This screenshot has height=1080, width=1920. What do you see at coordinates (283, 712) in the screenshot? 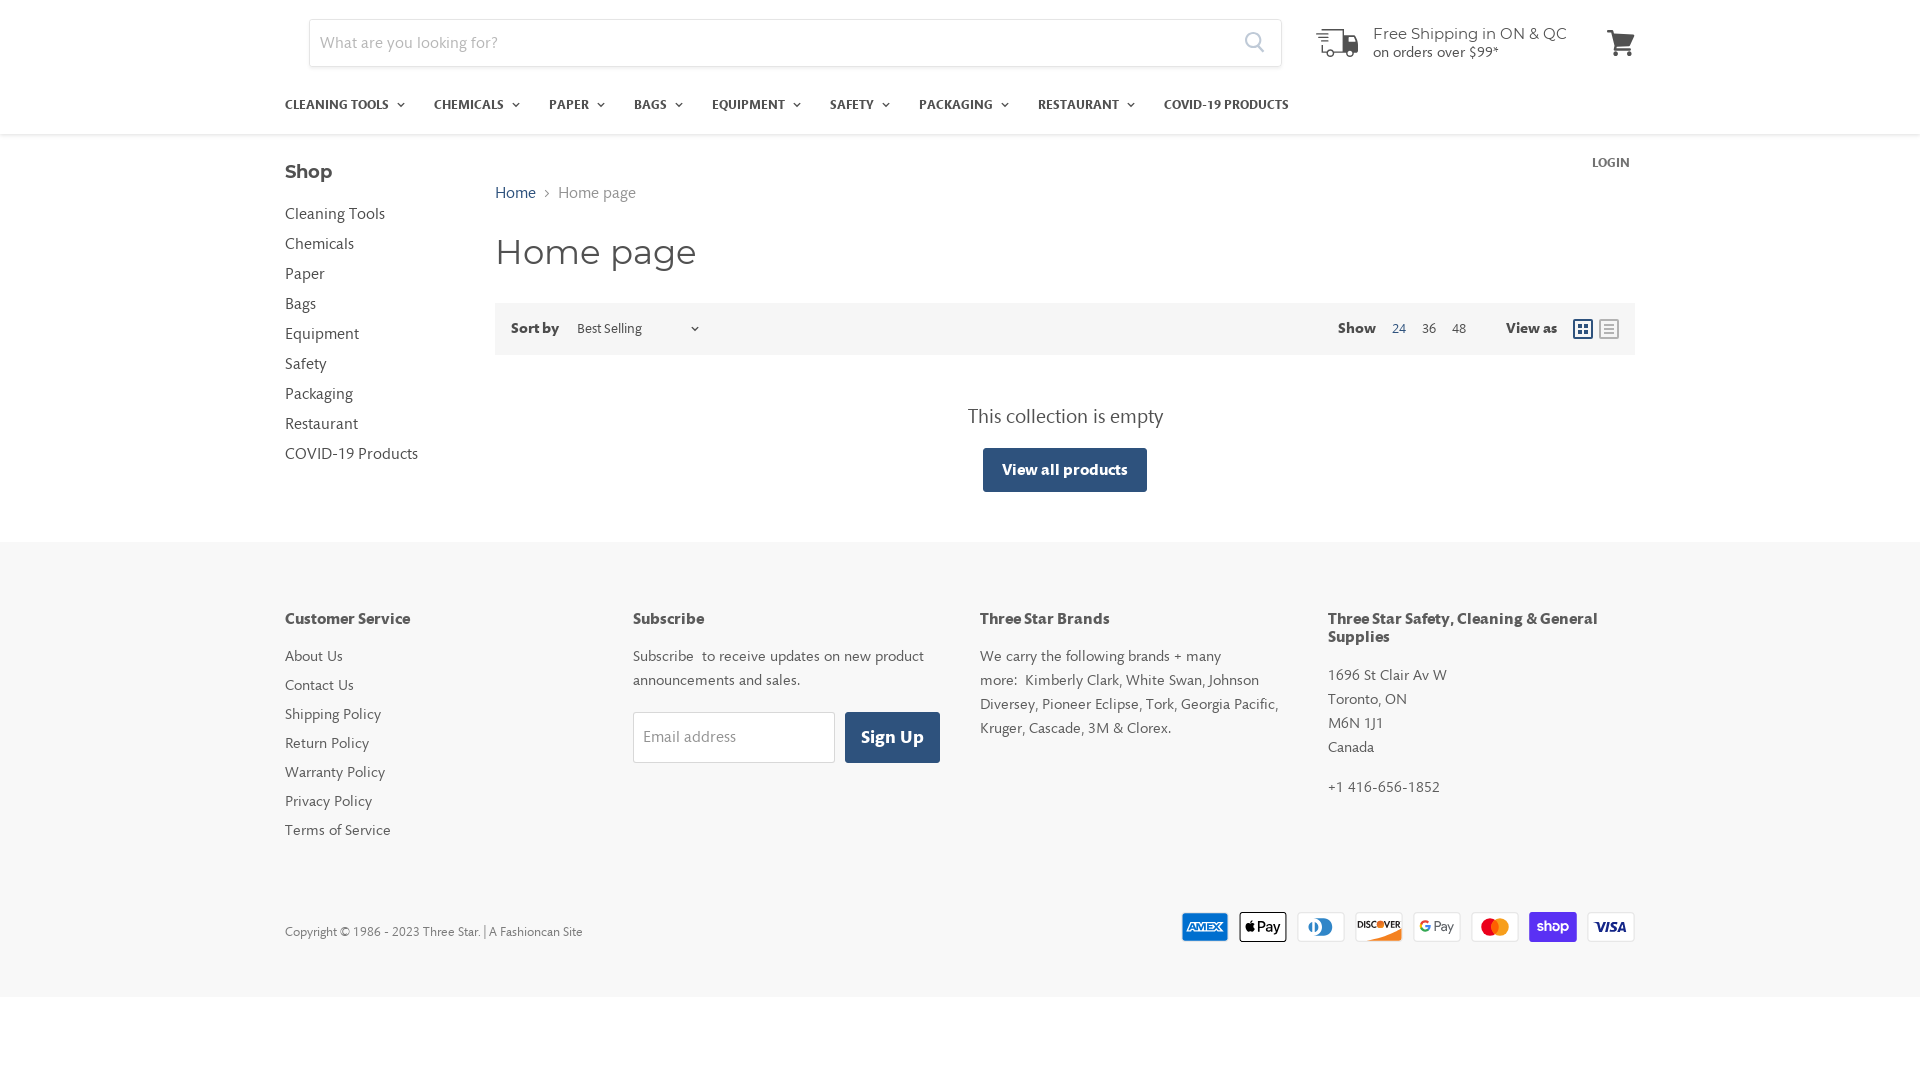
I see `'Shipping Policy'` at bounding box center [283, 712].